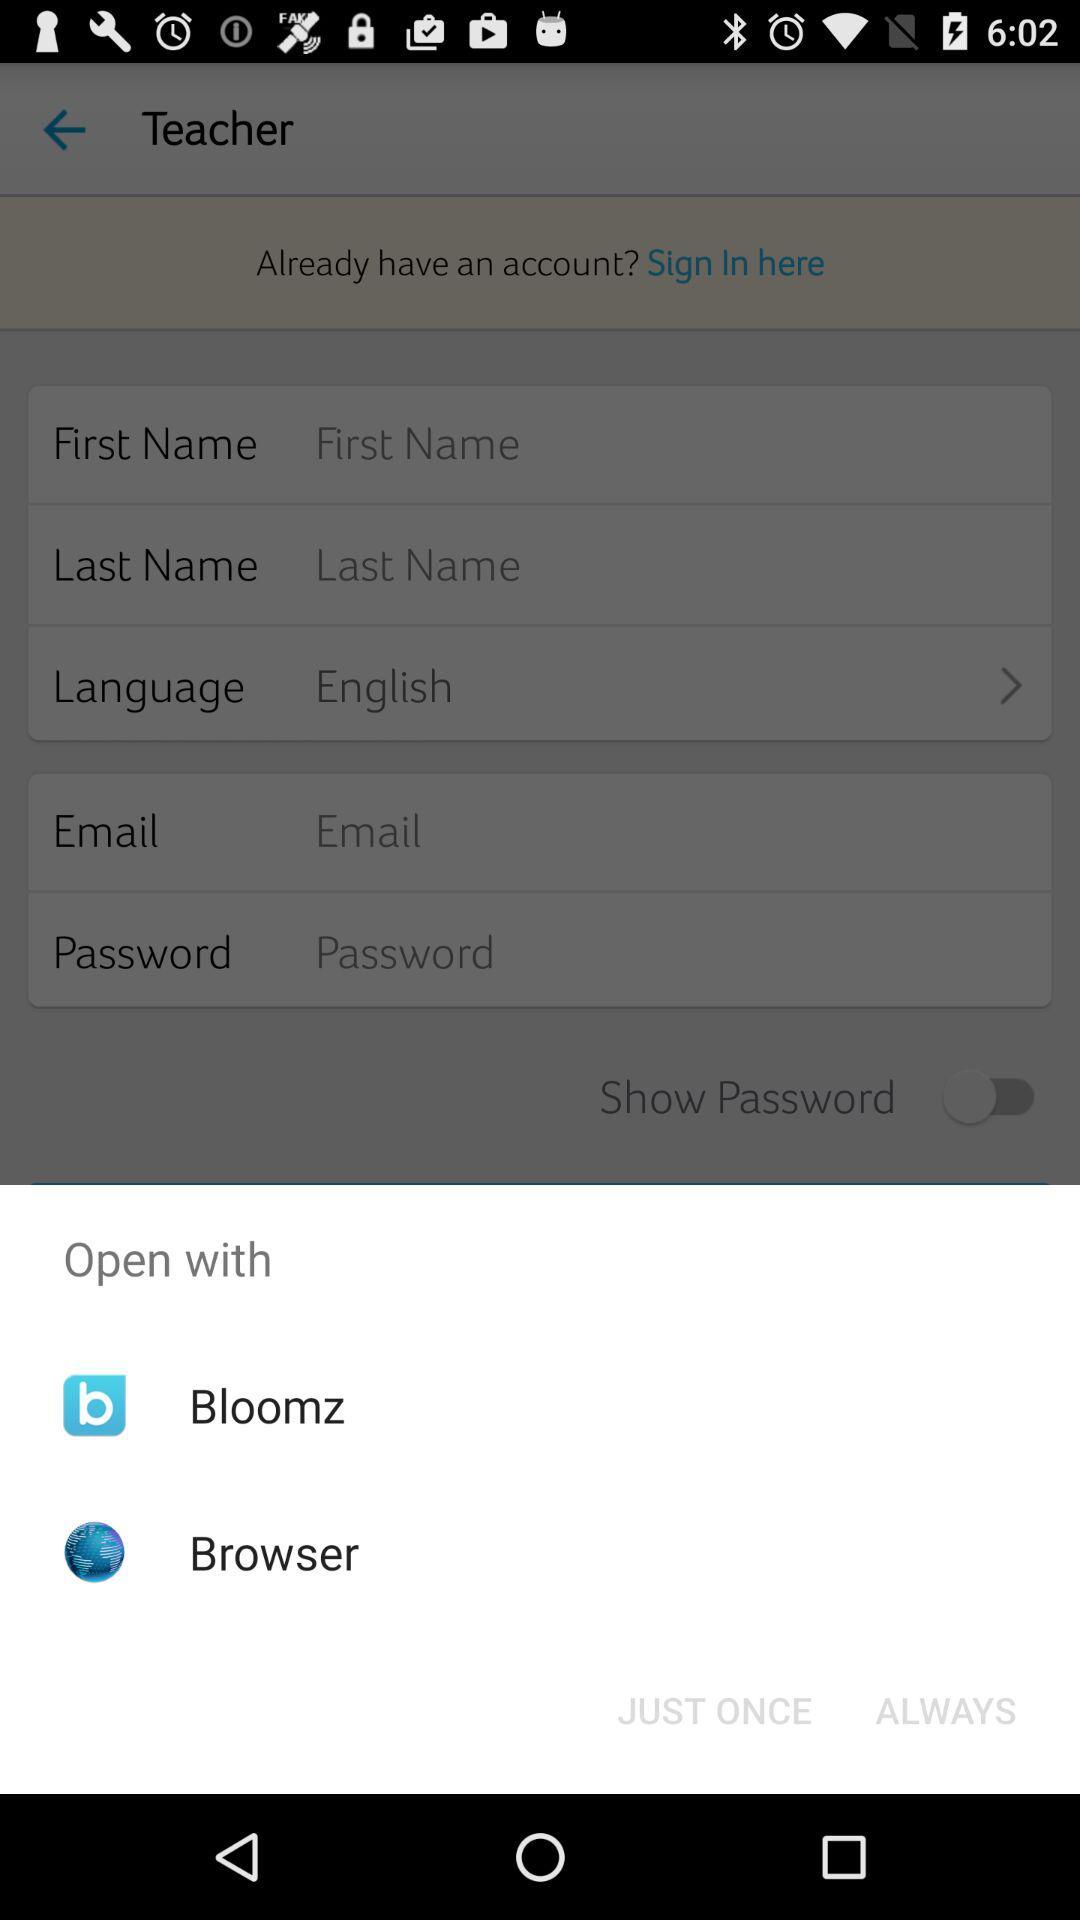 This screenshot has width=1080, height=1920. Describe the element at coordinates (945, 1708) in the screenshot. I see `always icon` at that location.